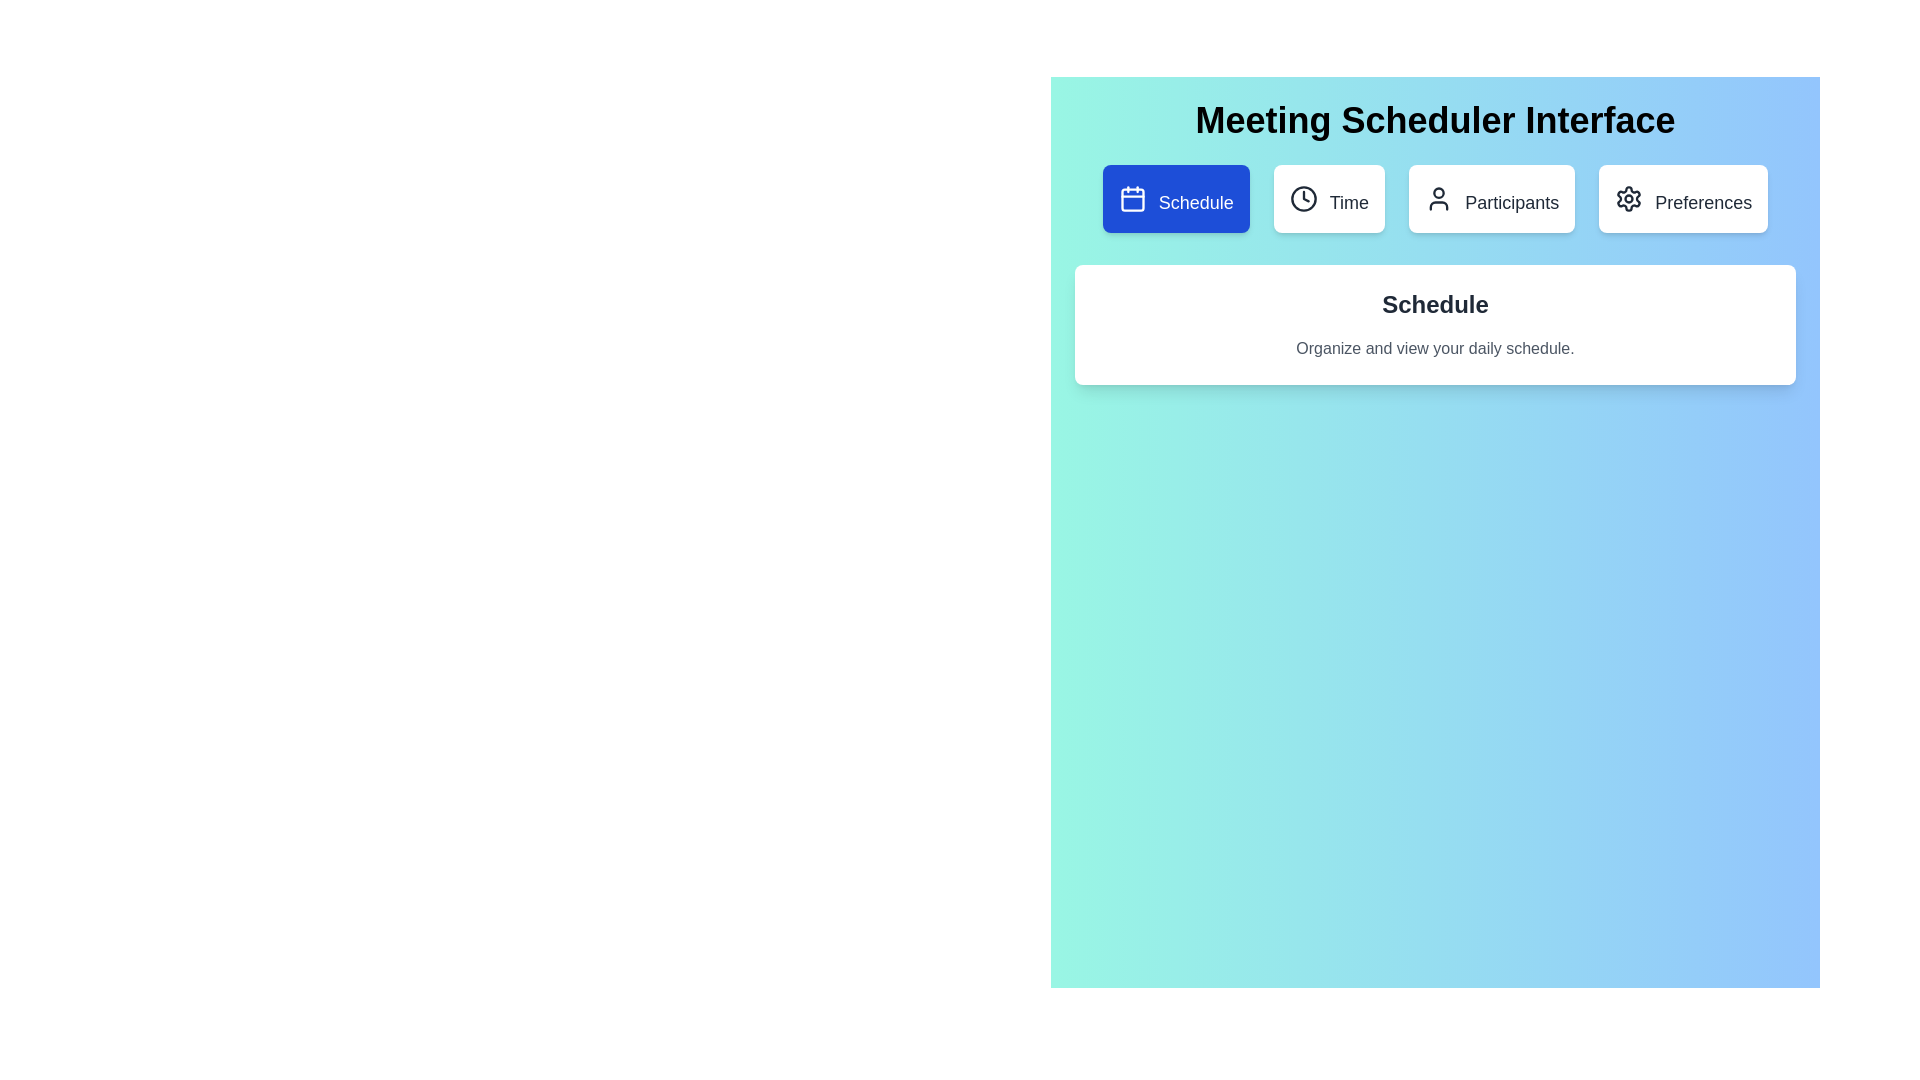  Describe the element at coordinates (1303, 199) in the screenshot. I see `the SVG Circle Element that forms the outer boundary of the clock icon in the second button labeled 'Time' in the top horizontal navigation bar` at that location.